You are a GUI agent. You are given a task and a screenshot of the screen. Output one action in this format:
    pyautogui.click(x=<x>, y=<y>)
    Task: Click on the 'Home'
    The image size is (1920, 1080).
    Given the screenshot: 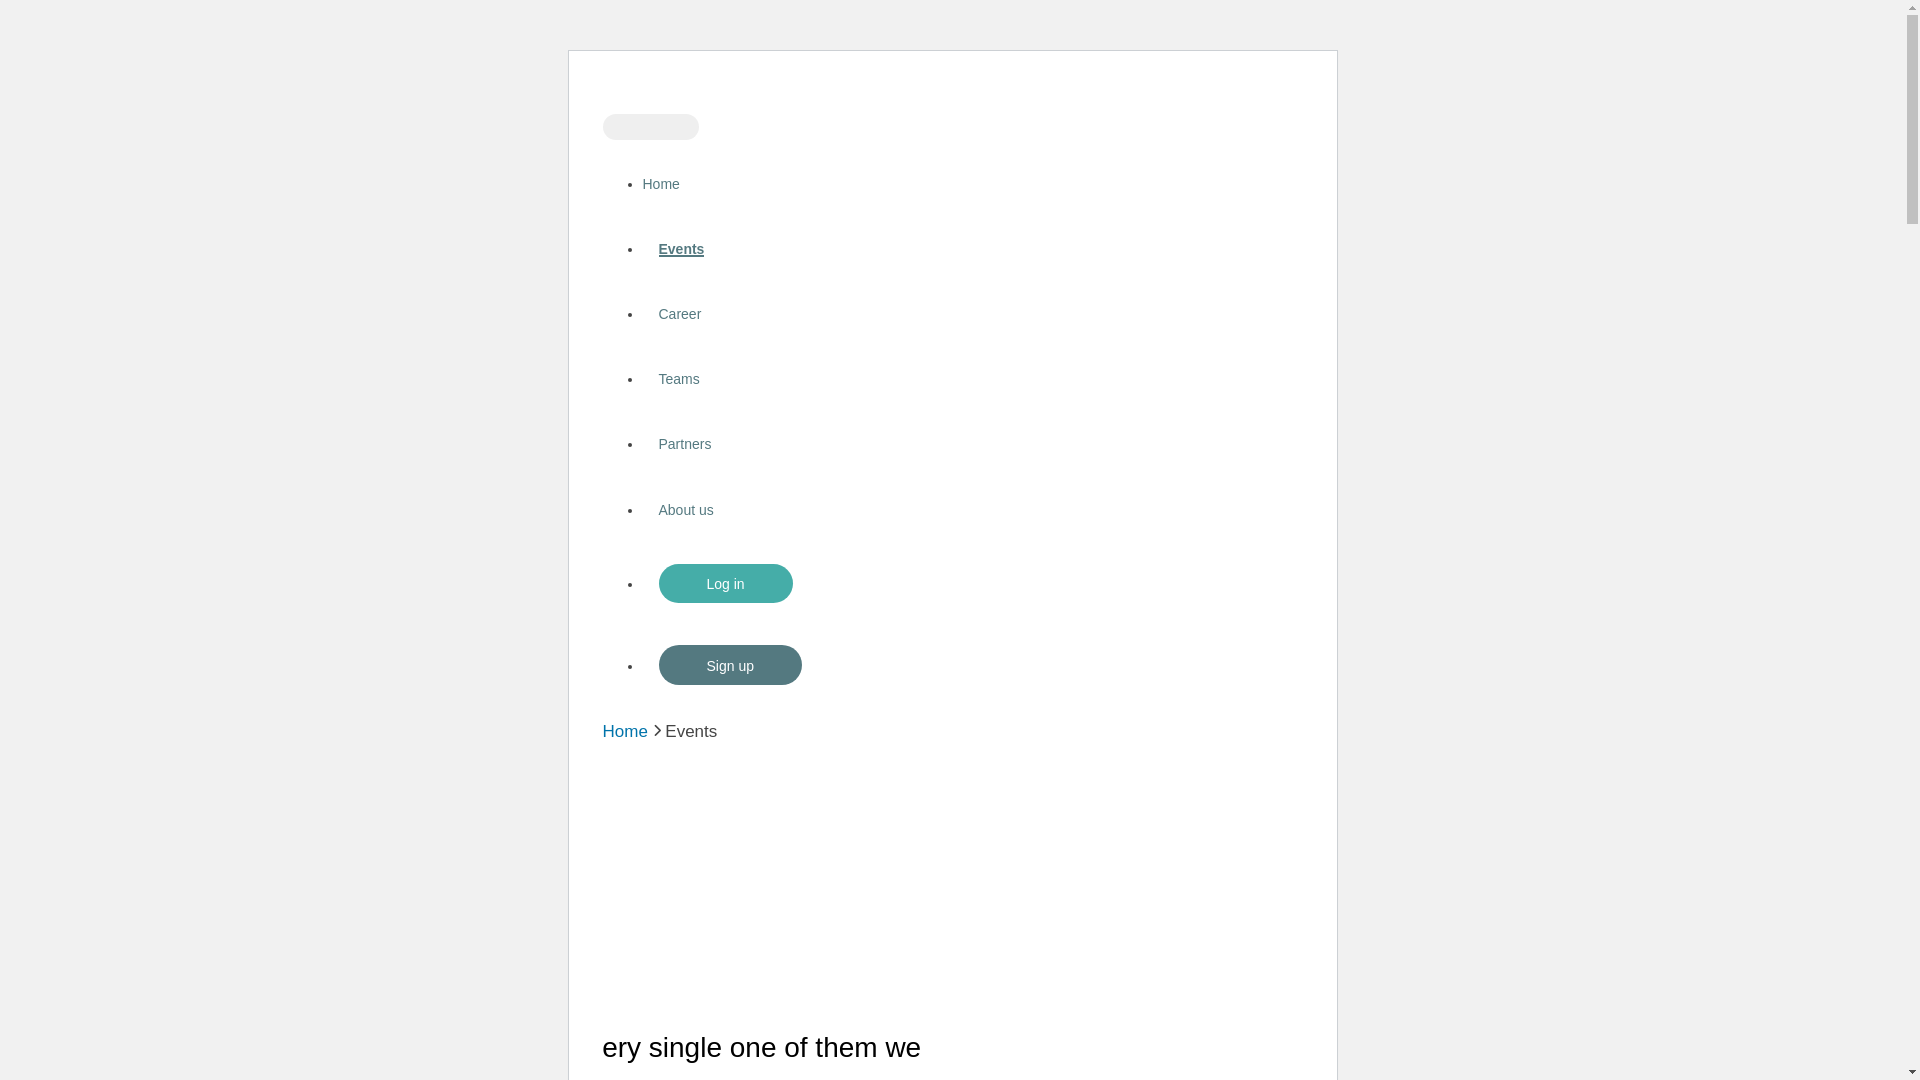 What is the action you would take?
    pyautogui.click(x=623, y=731)
    